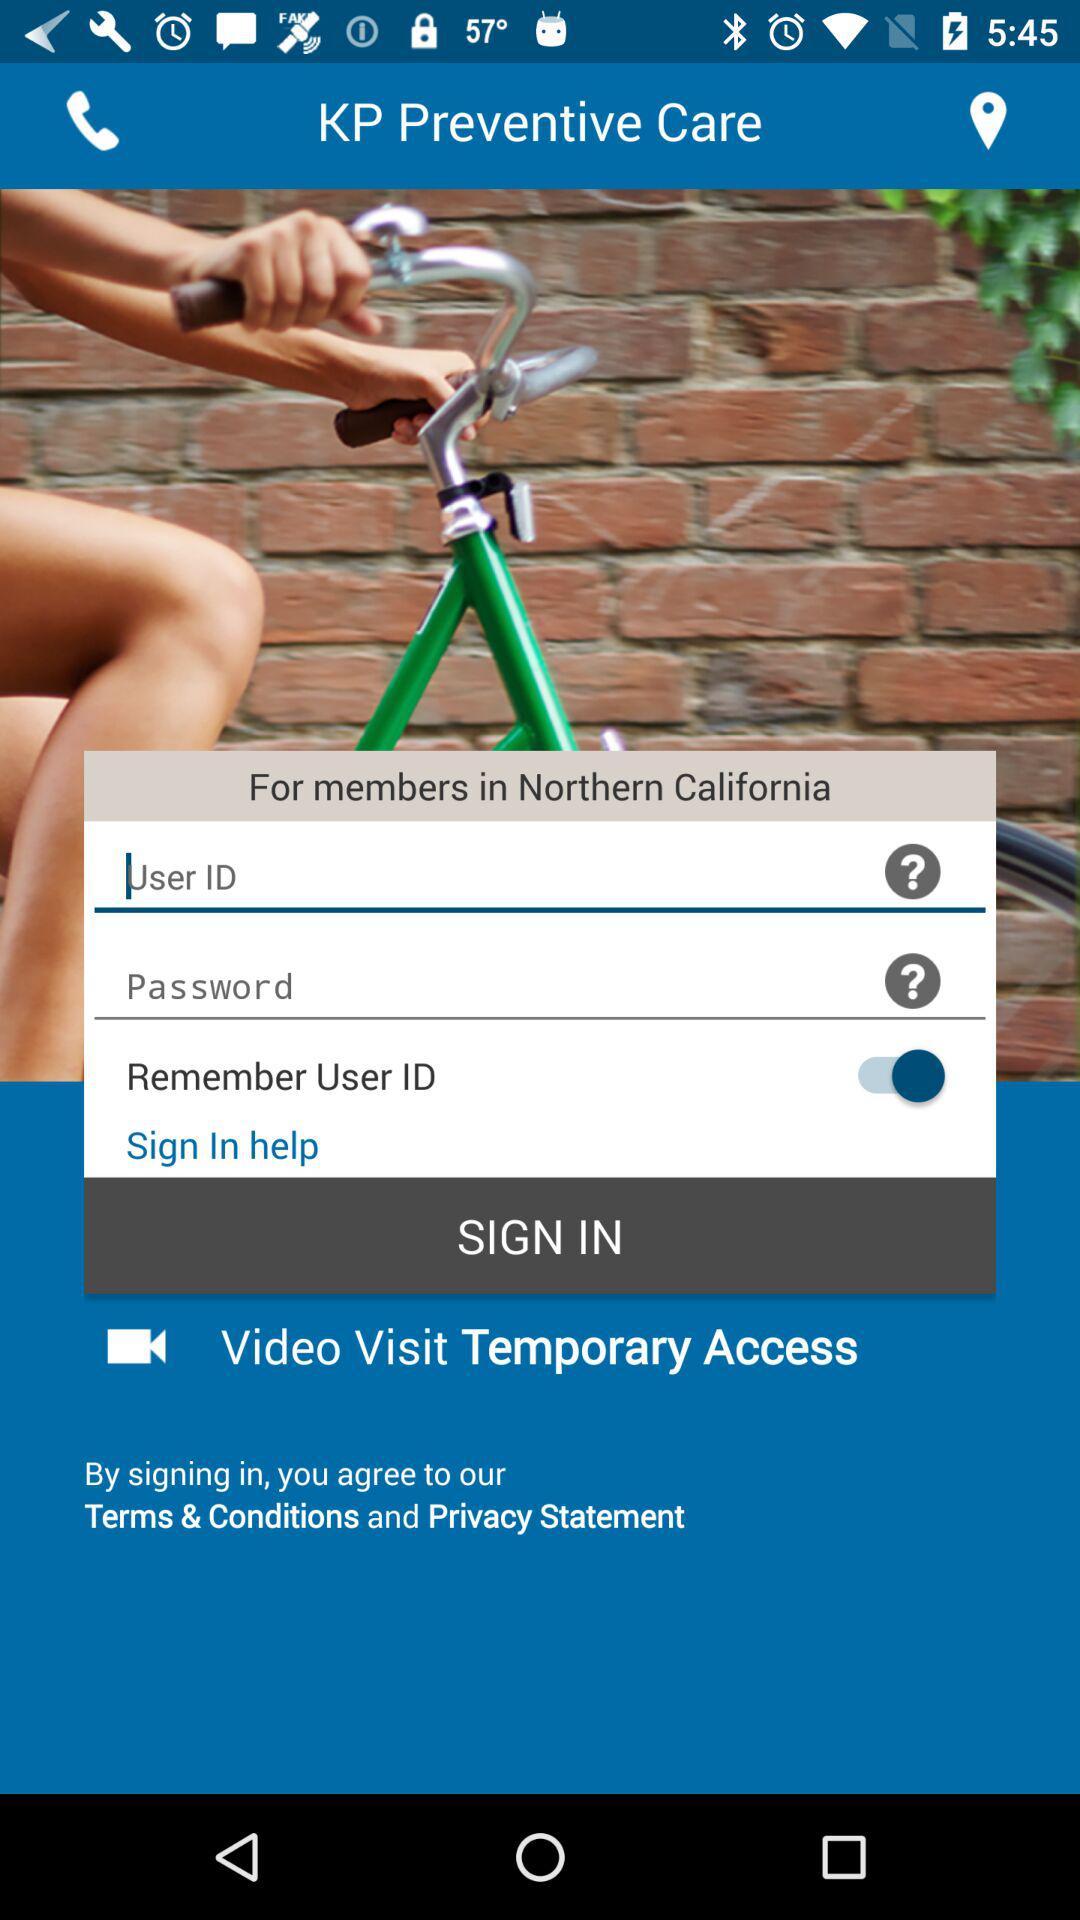  I want to click on icon above sign in item, so click(890, 1074).